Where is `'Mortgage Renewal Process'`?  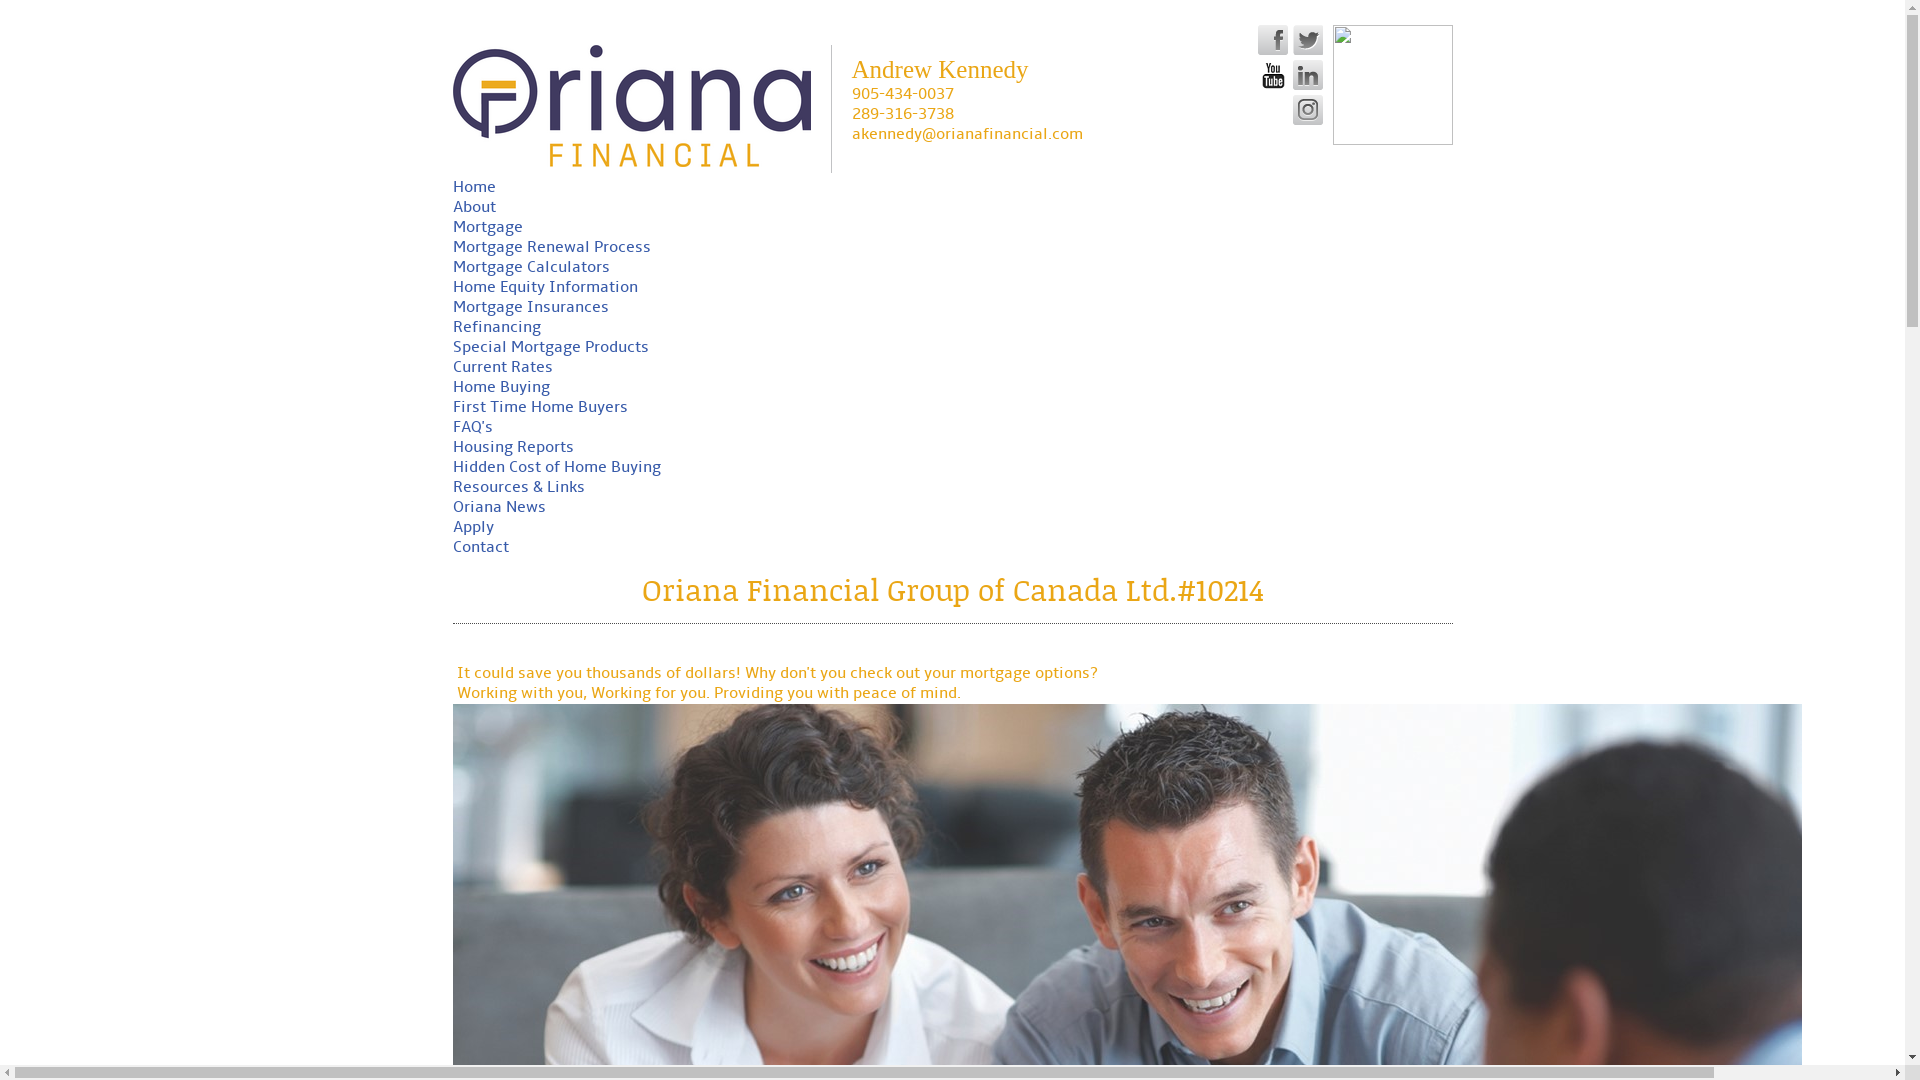 'Mortgage Renewal Process' is located at coordinates (450, 246).